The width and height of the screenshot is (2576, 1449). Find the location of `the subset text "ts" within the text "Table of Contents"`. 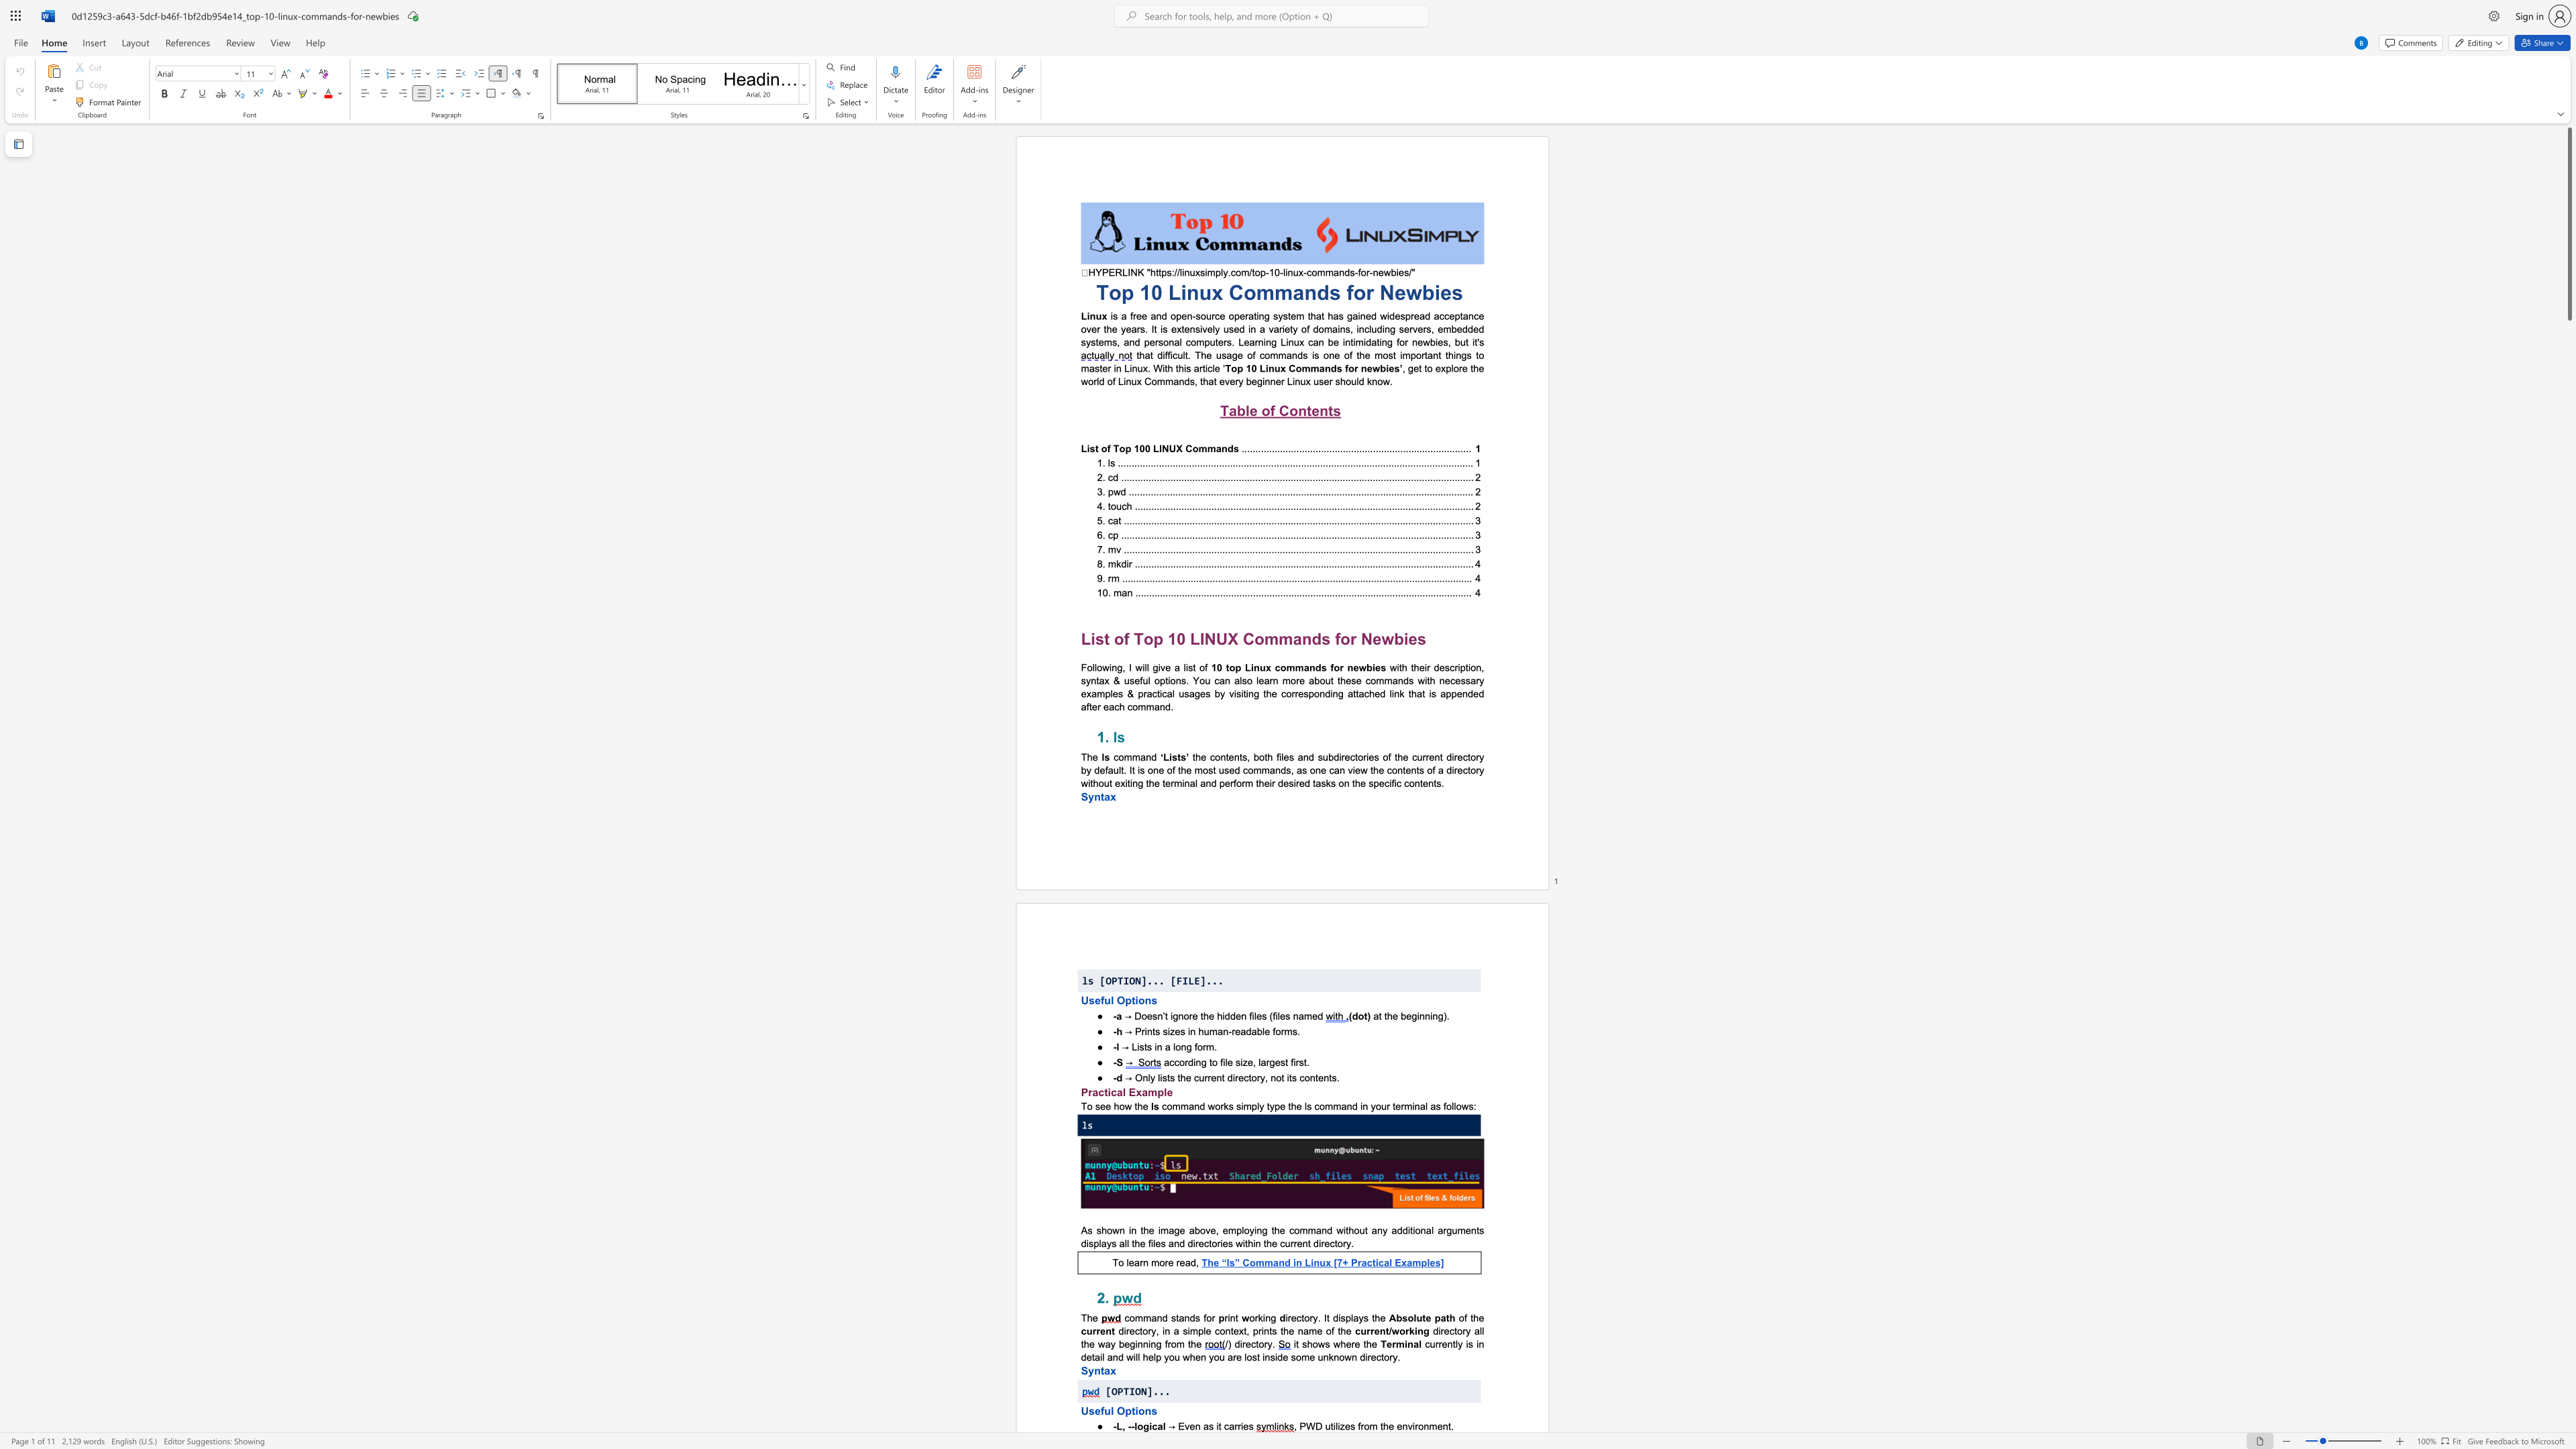

the subset text "ts" within the text "Table of Contents" is located at coordinates (1328, 410).